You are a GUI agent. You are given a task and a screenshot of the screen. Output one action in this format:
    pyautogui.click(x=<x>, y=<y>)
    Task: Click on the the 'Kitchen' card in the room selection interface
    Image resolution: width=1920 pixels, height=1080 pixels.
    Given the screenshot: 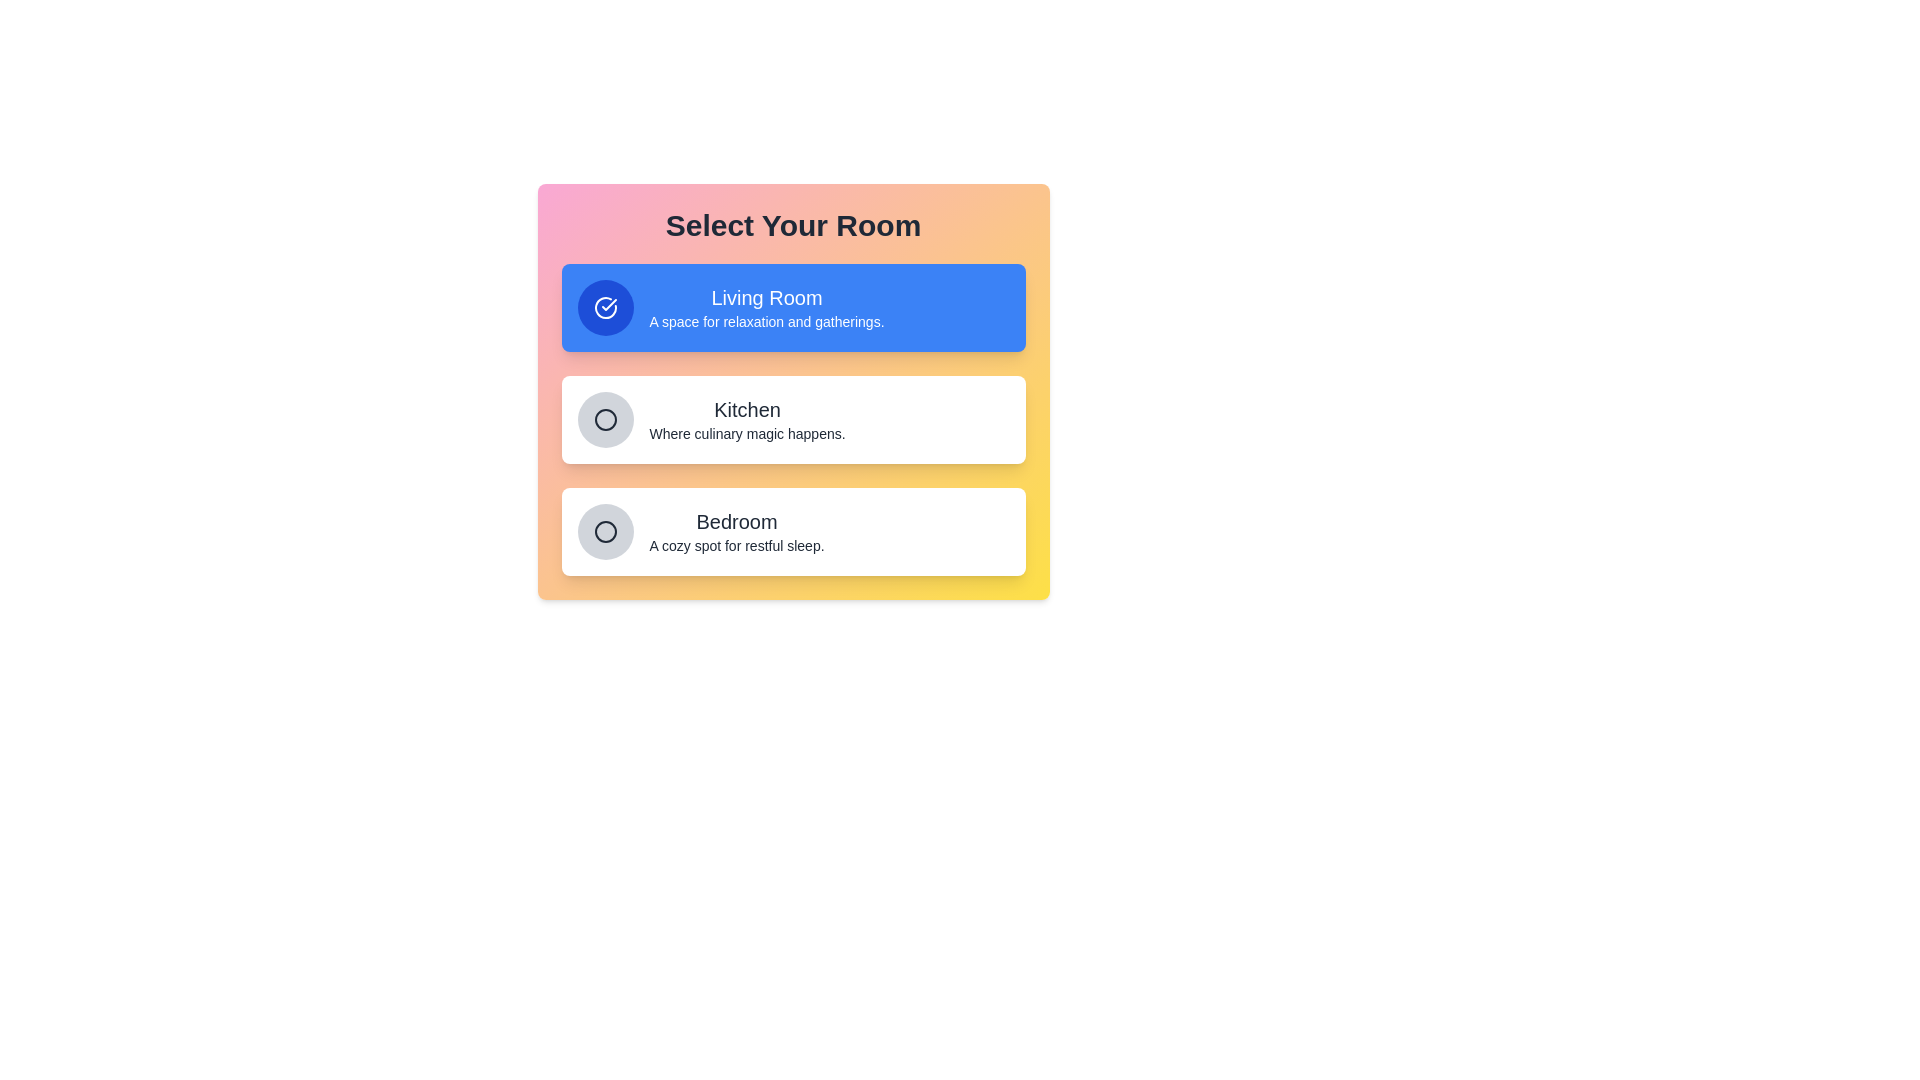 What is the action you would take?
    pyautogui.click(x=792, y=419)
    